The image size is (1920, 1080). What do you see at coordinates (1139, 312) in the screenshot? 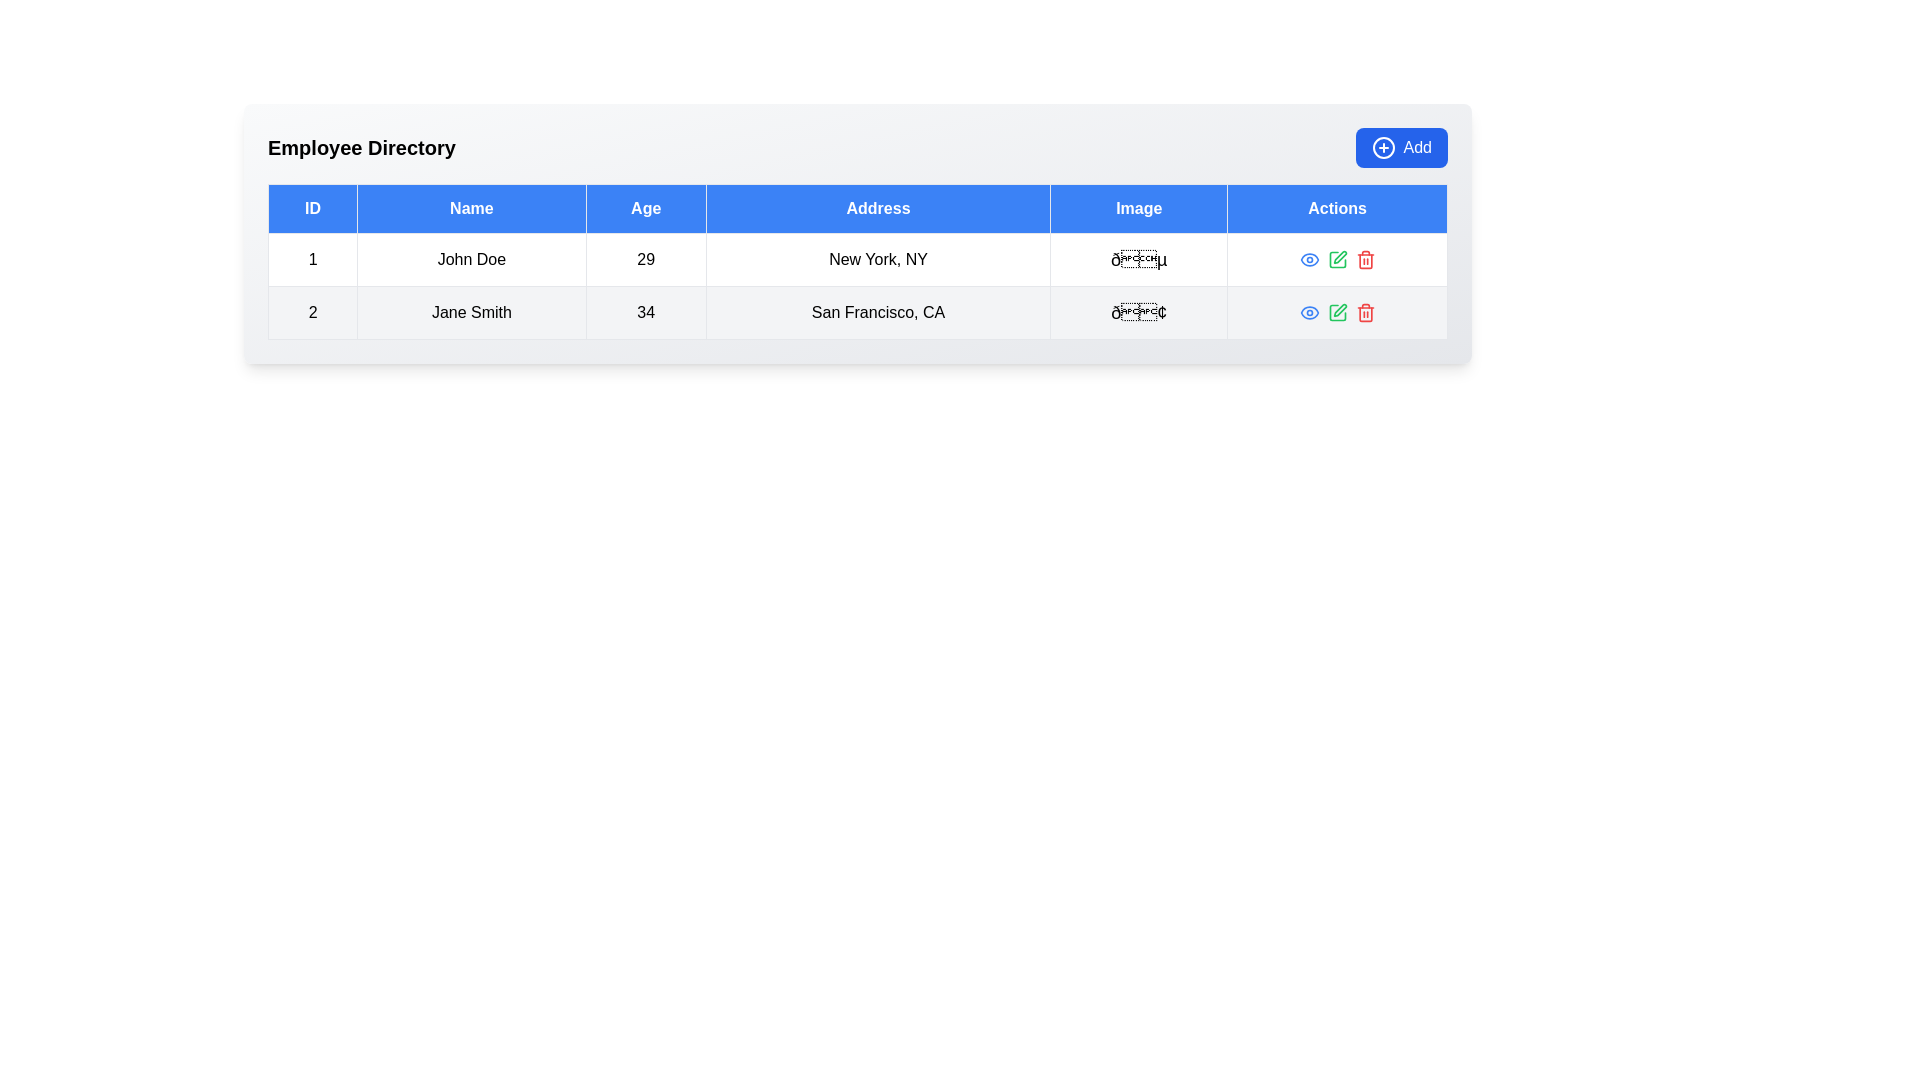
I see `the visual icon associated with 'Jane Smith' in the second row of the table under the 'Image' column` at bounding box center [1139, 312].